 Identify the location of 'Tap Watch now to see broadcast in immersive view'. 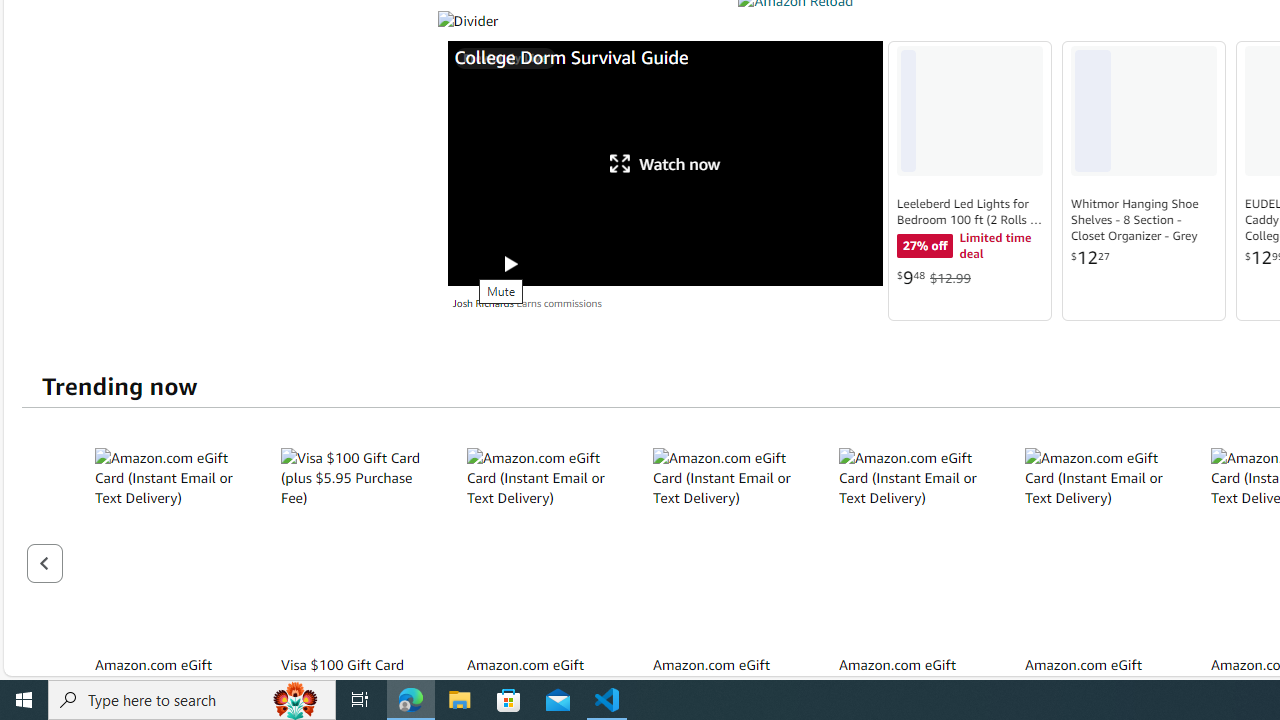
(665, 162).